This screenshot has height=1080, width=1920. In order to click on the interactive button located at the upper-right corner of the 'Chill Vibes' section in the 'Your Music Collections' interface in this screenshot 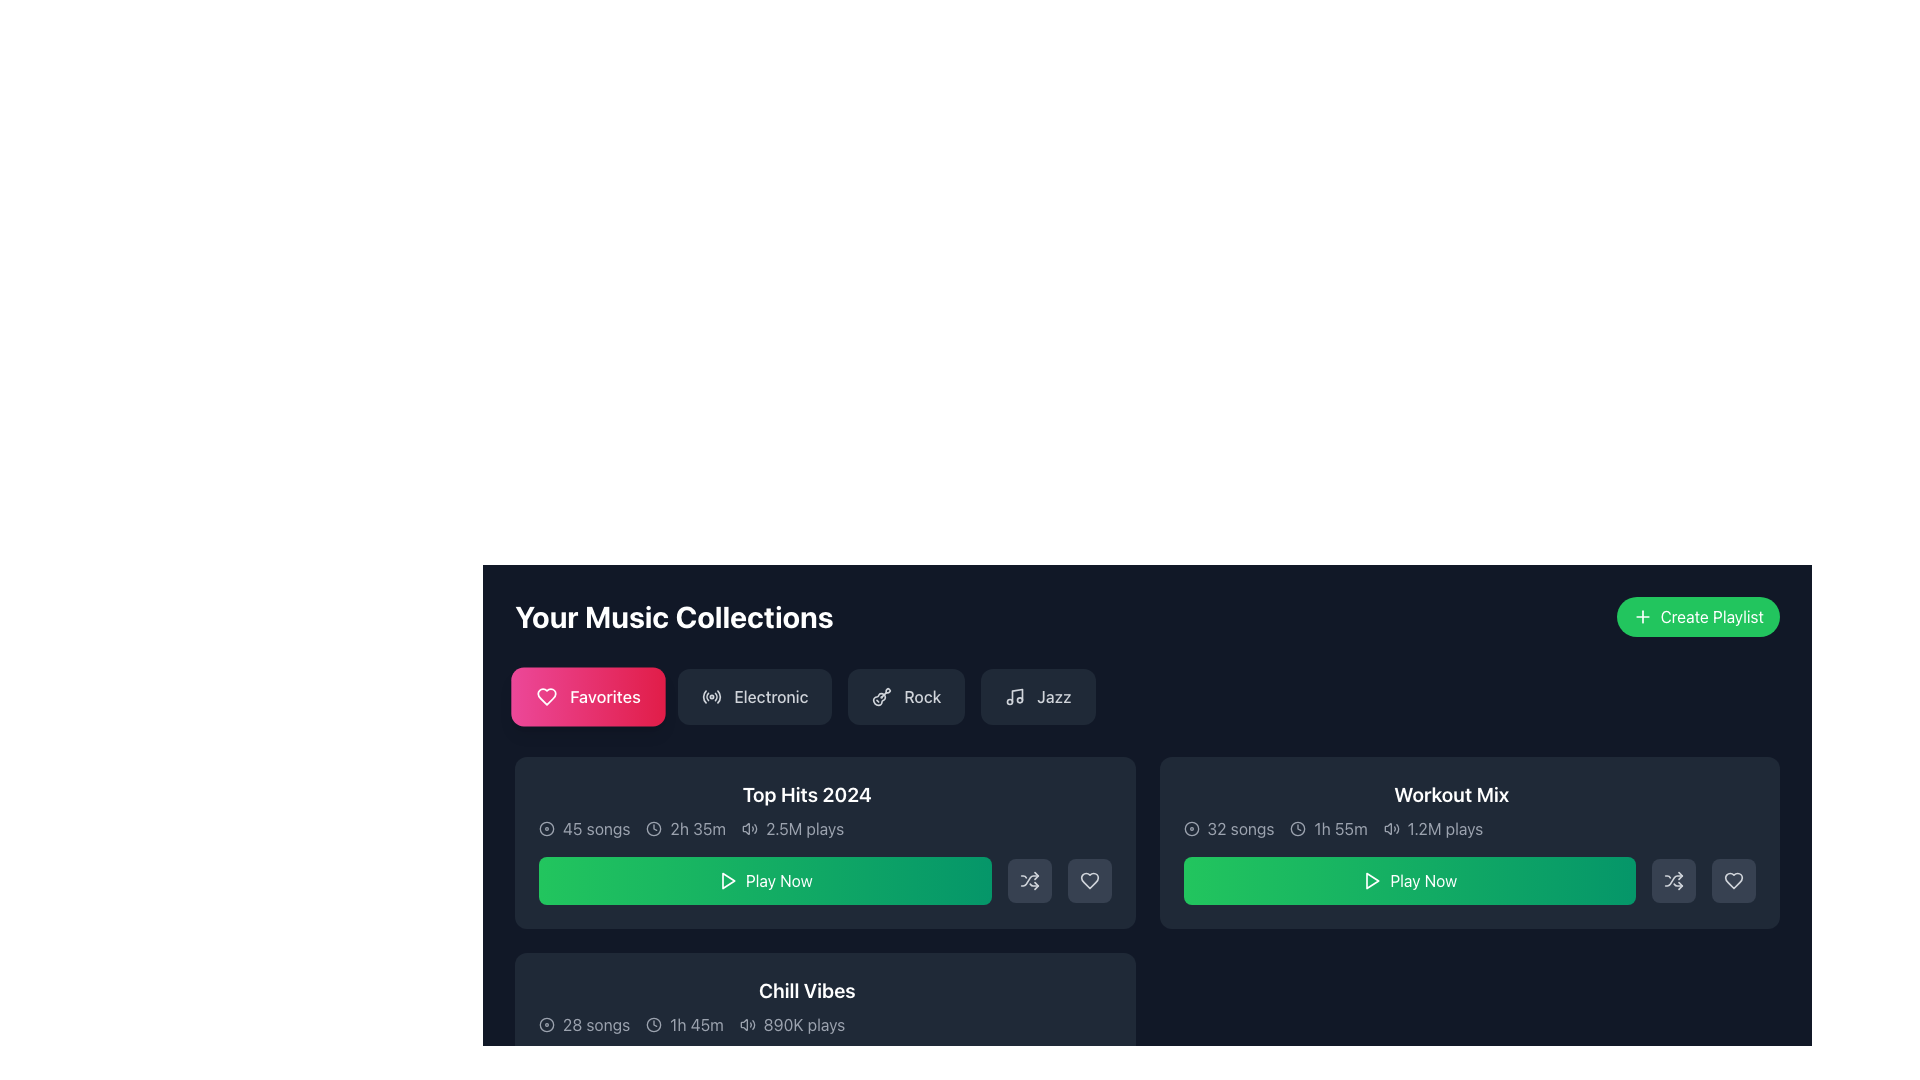, I will do `click(1092, 995)`.